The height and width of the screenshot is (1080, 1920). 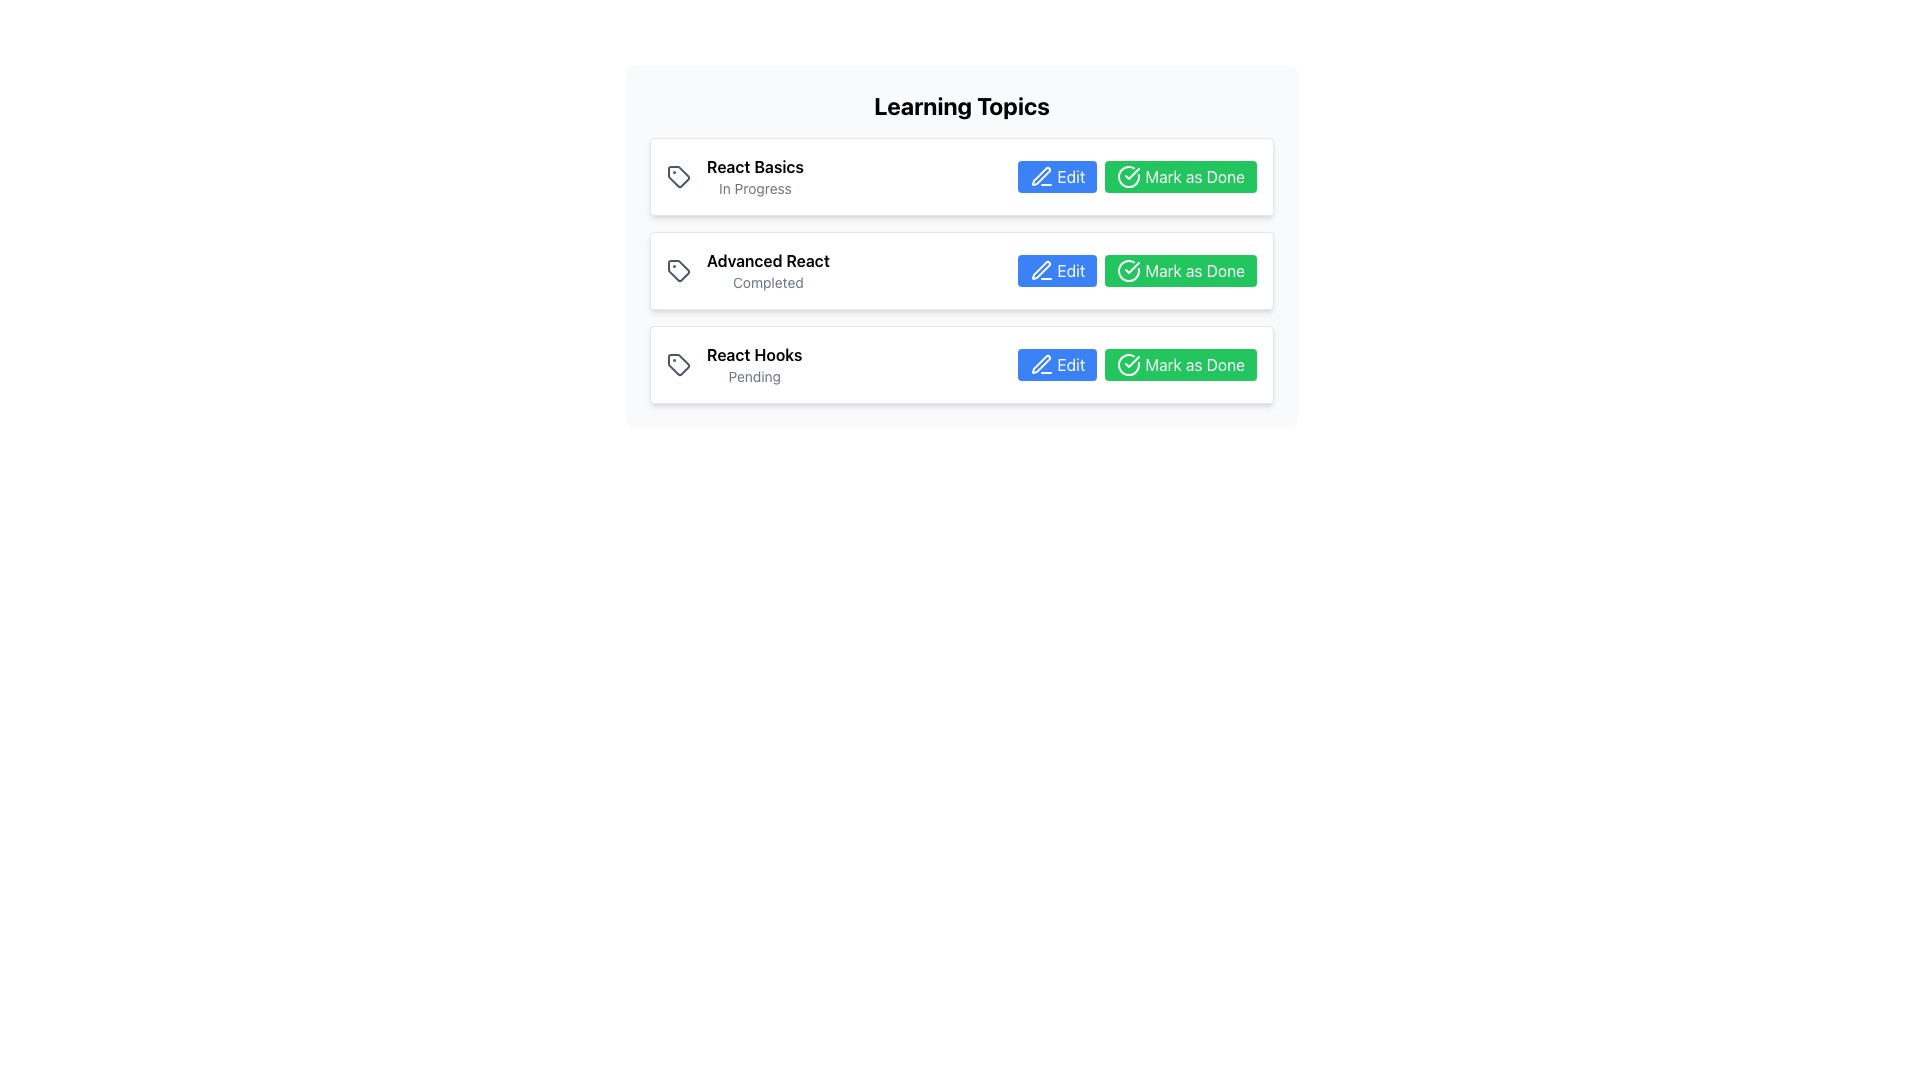 What do you see at coordinates (1181, 270) in the screenshot?
I see `the button located on the right side of the second row in the 'Learning Topics' list to mark the topic as completed` at bounding box center [1181, 270].